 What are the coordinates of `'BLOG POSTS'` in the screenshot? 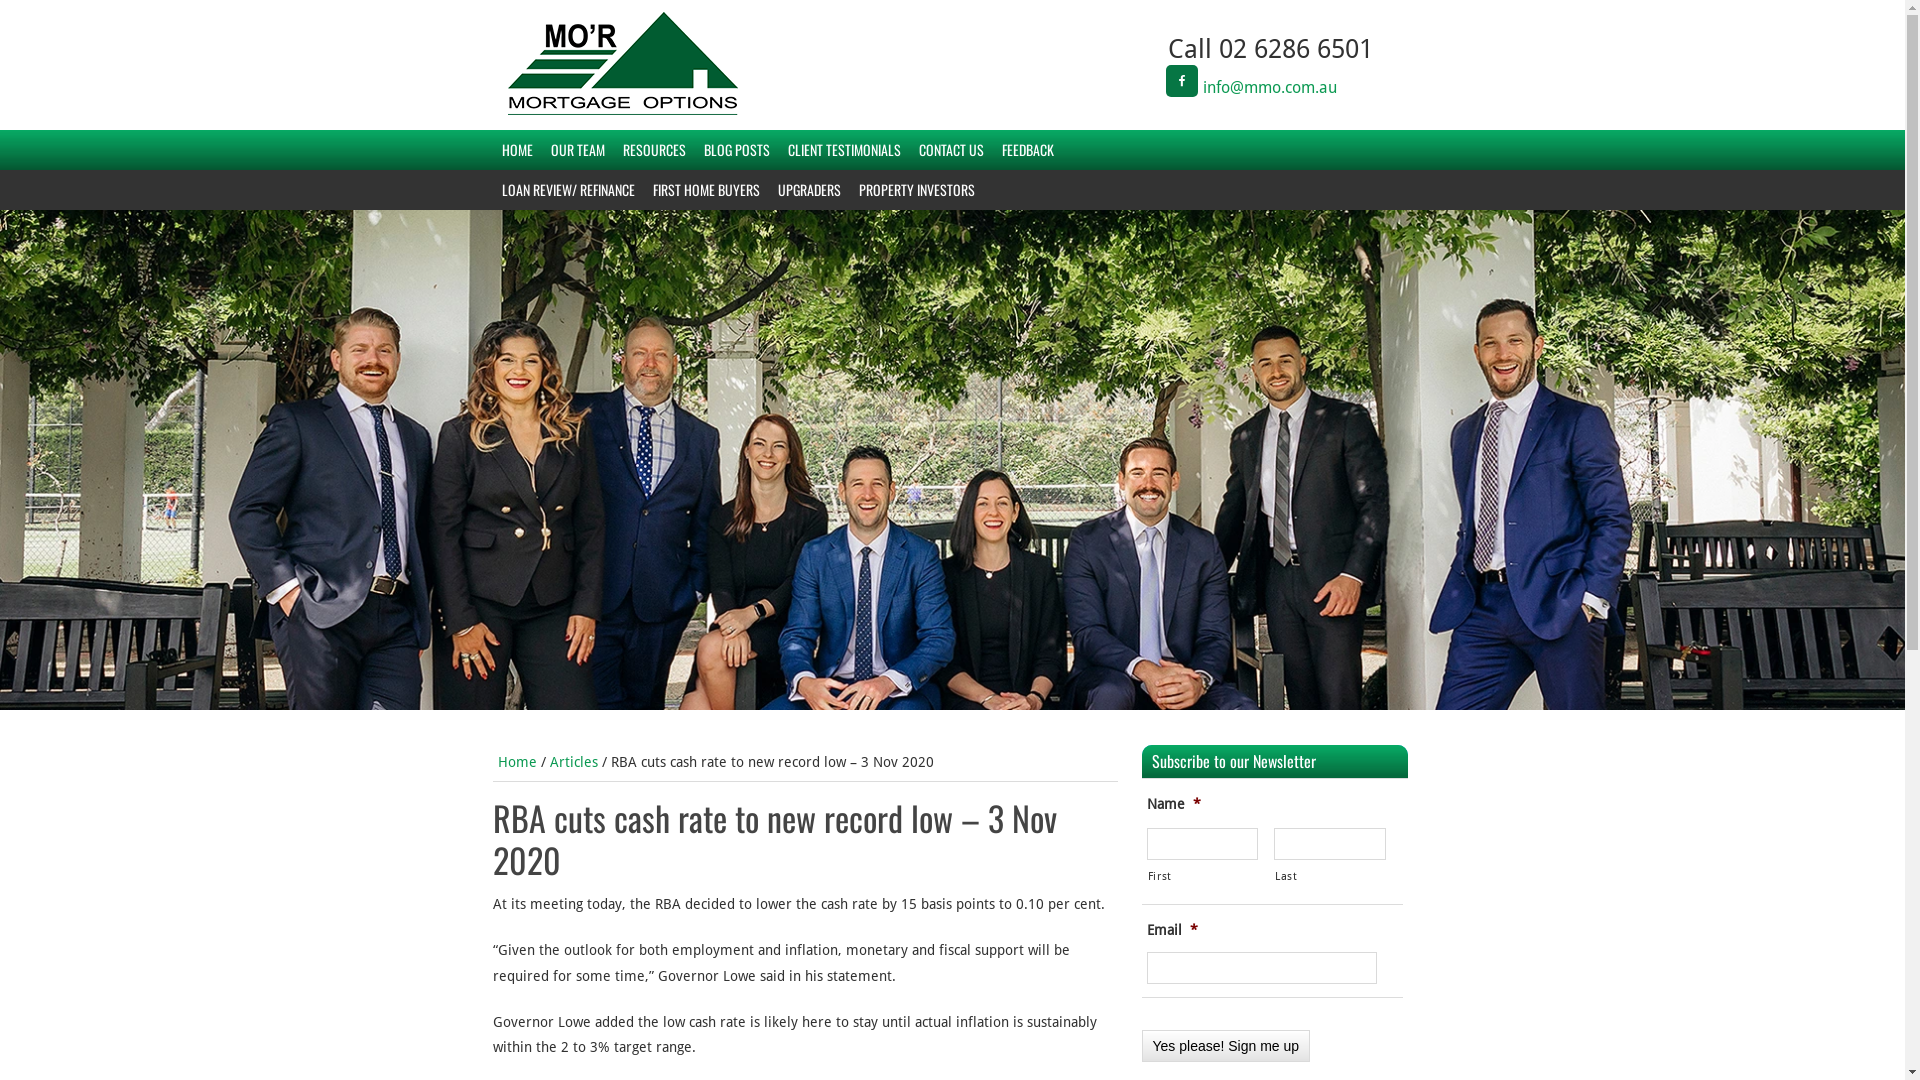 It's located at (696, 149).